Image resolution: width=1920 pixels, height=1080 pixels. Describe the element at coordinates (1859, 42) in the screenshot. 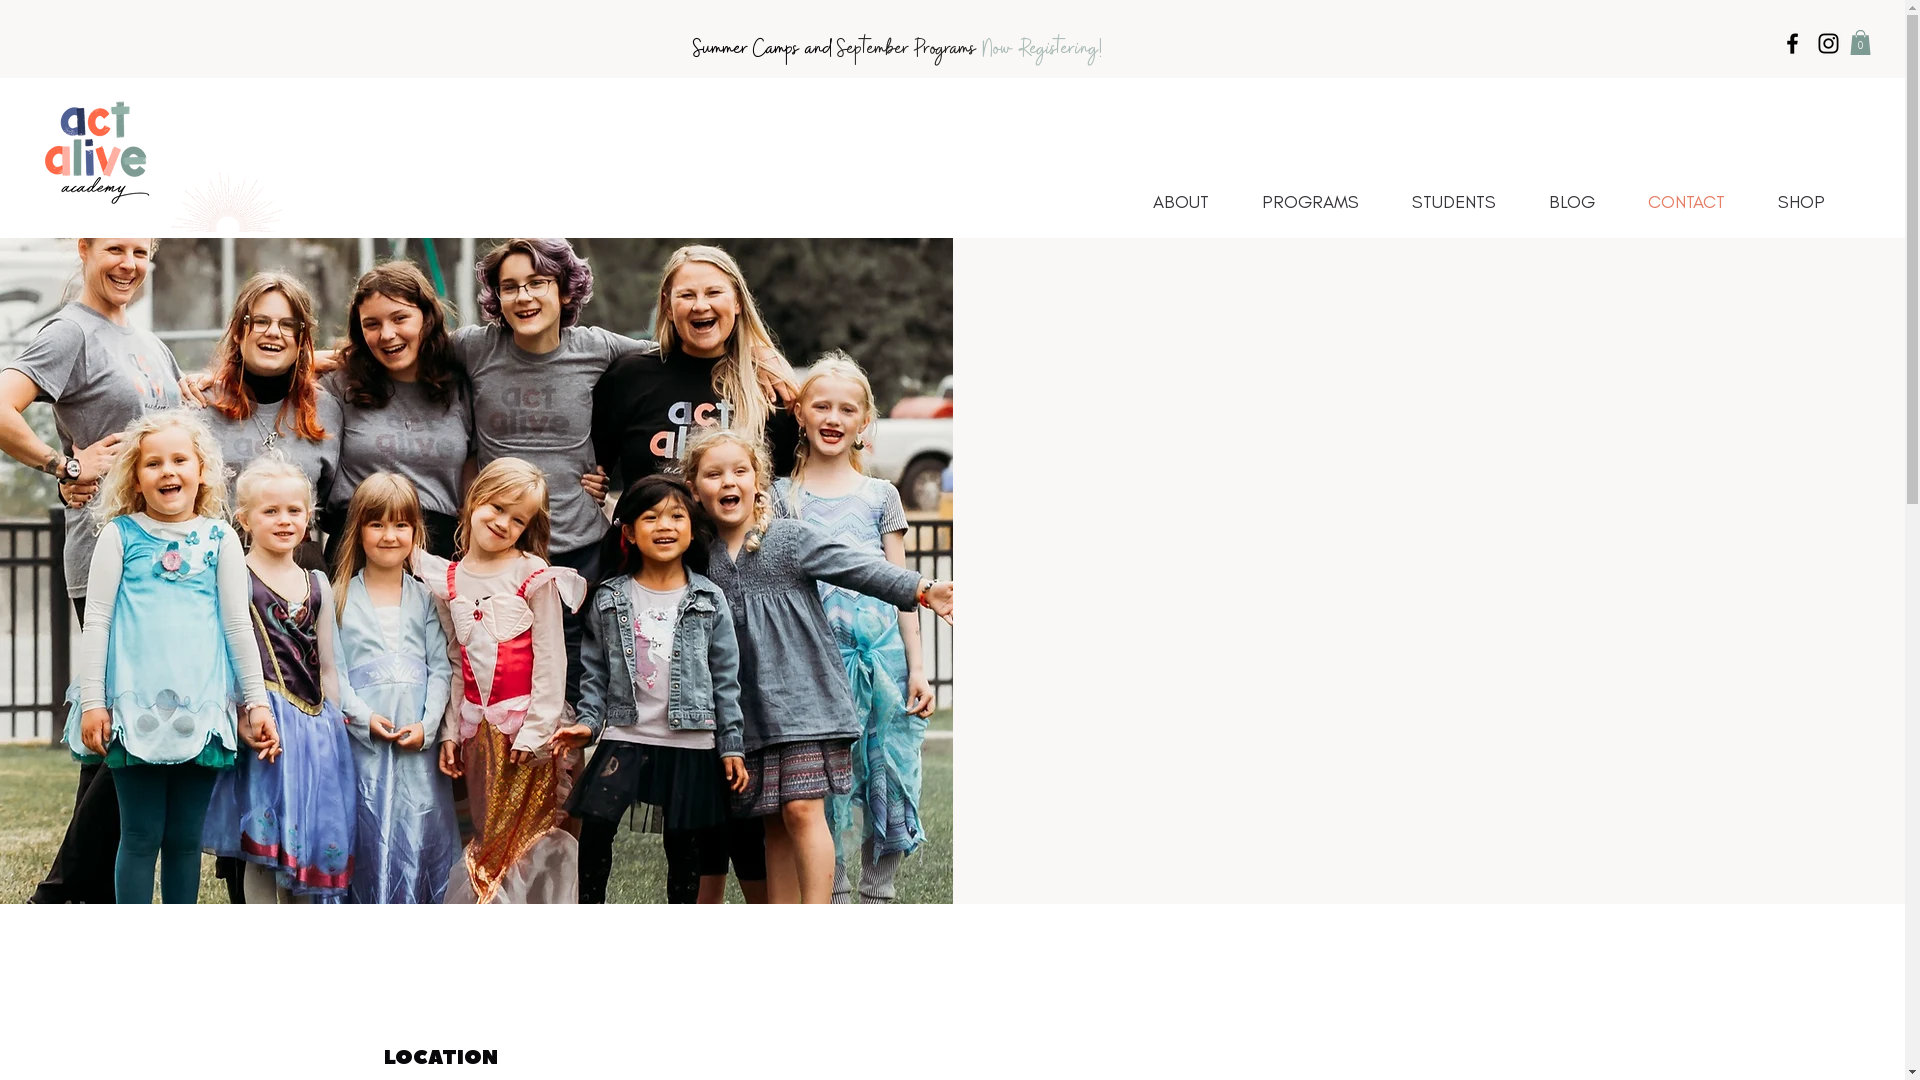

I see `'0'` at that location.